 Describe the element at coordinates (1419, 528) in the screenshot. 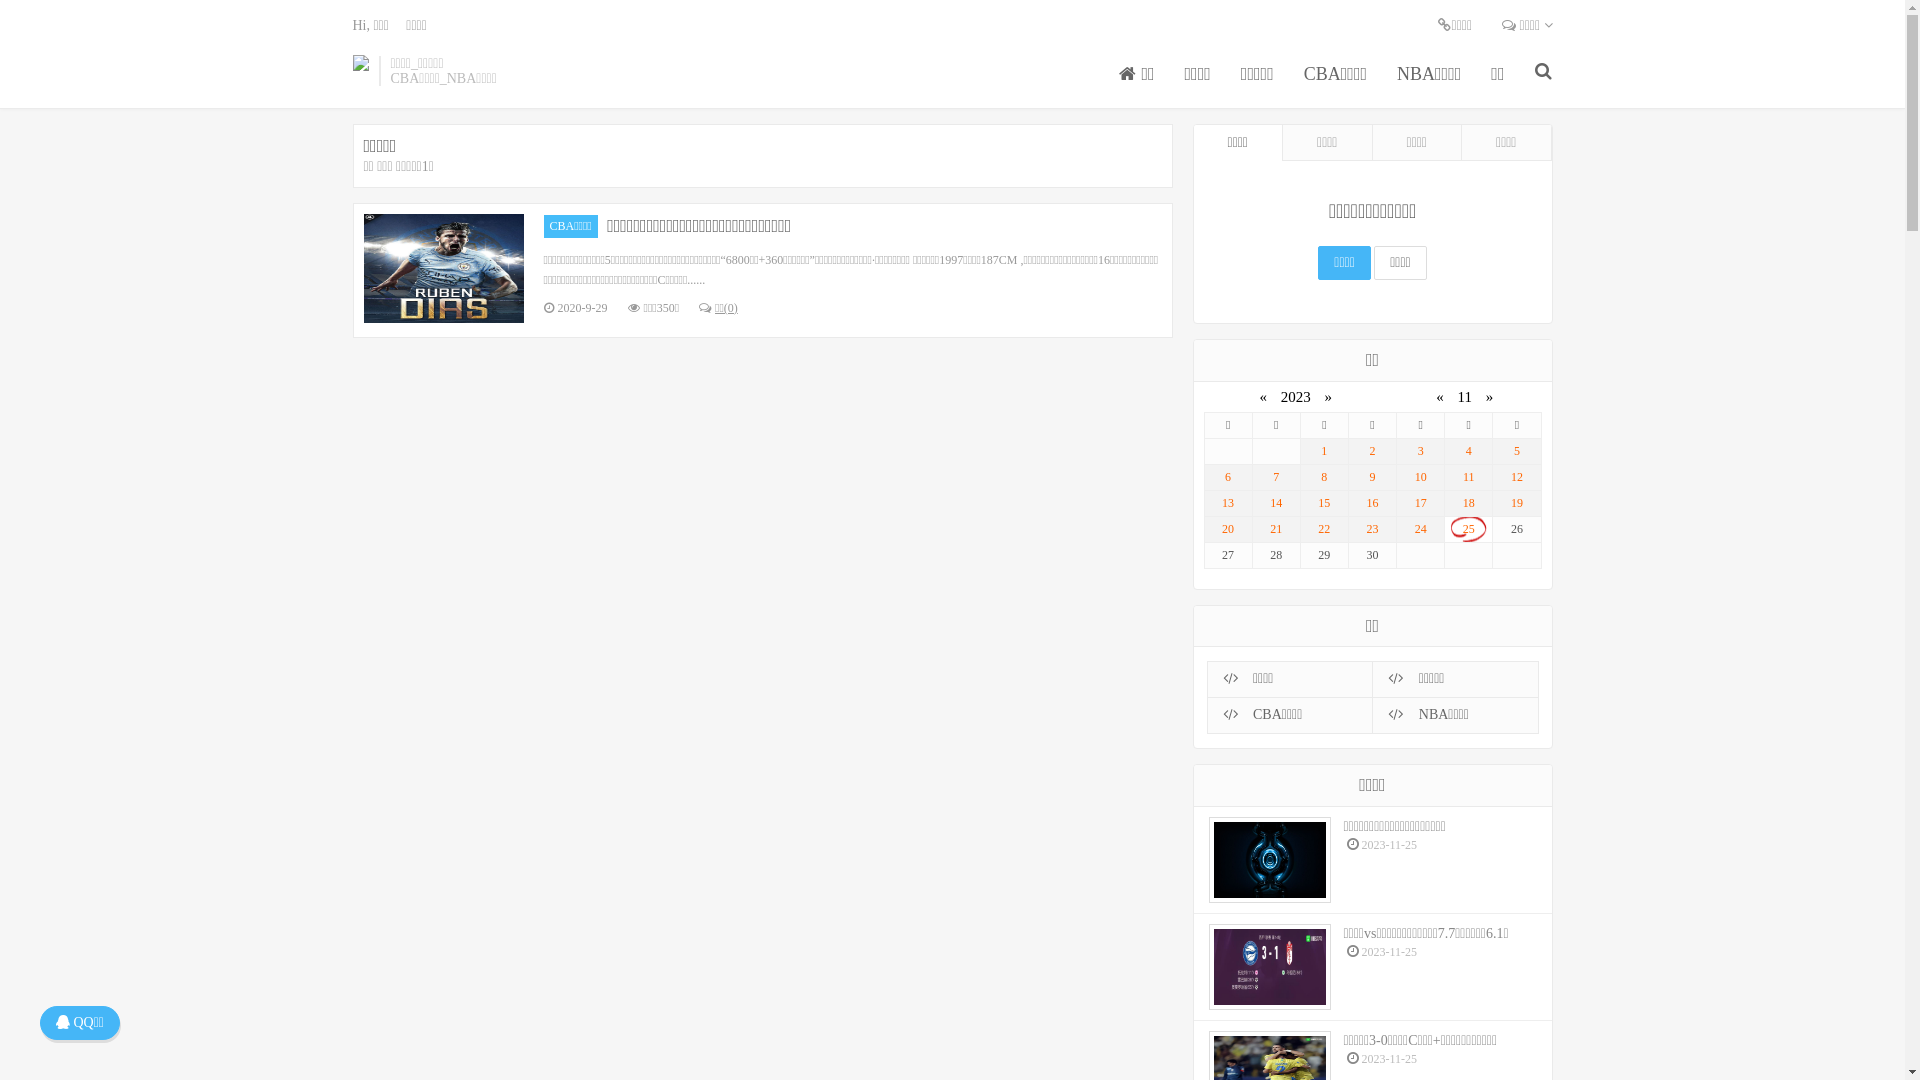

I see `'24'` at that location.